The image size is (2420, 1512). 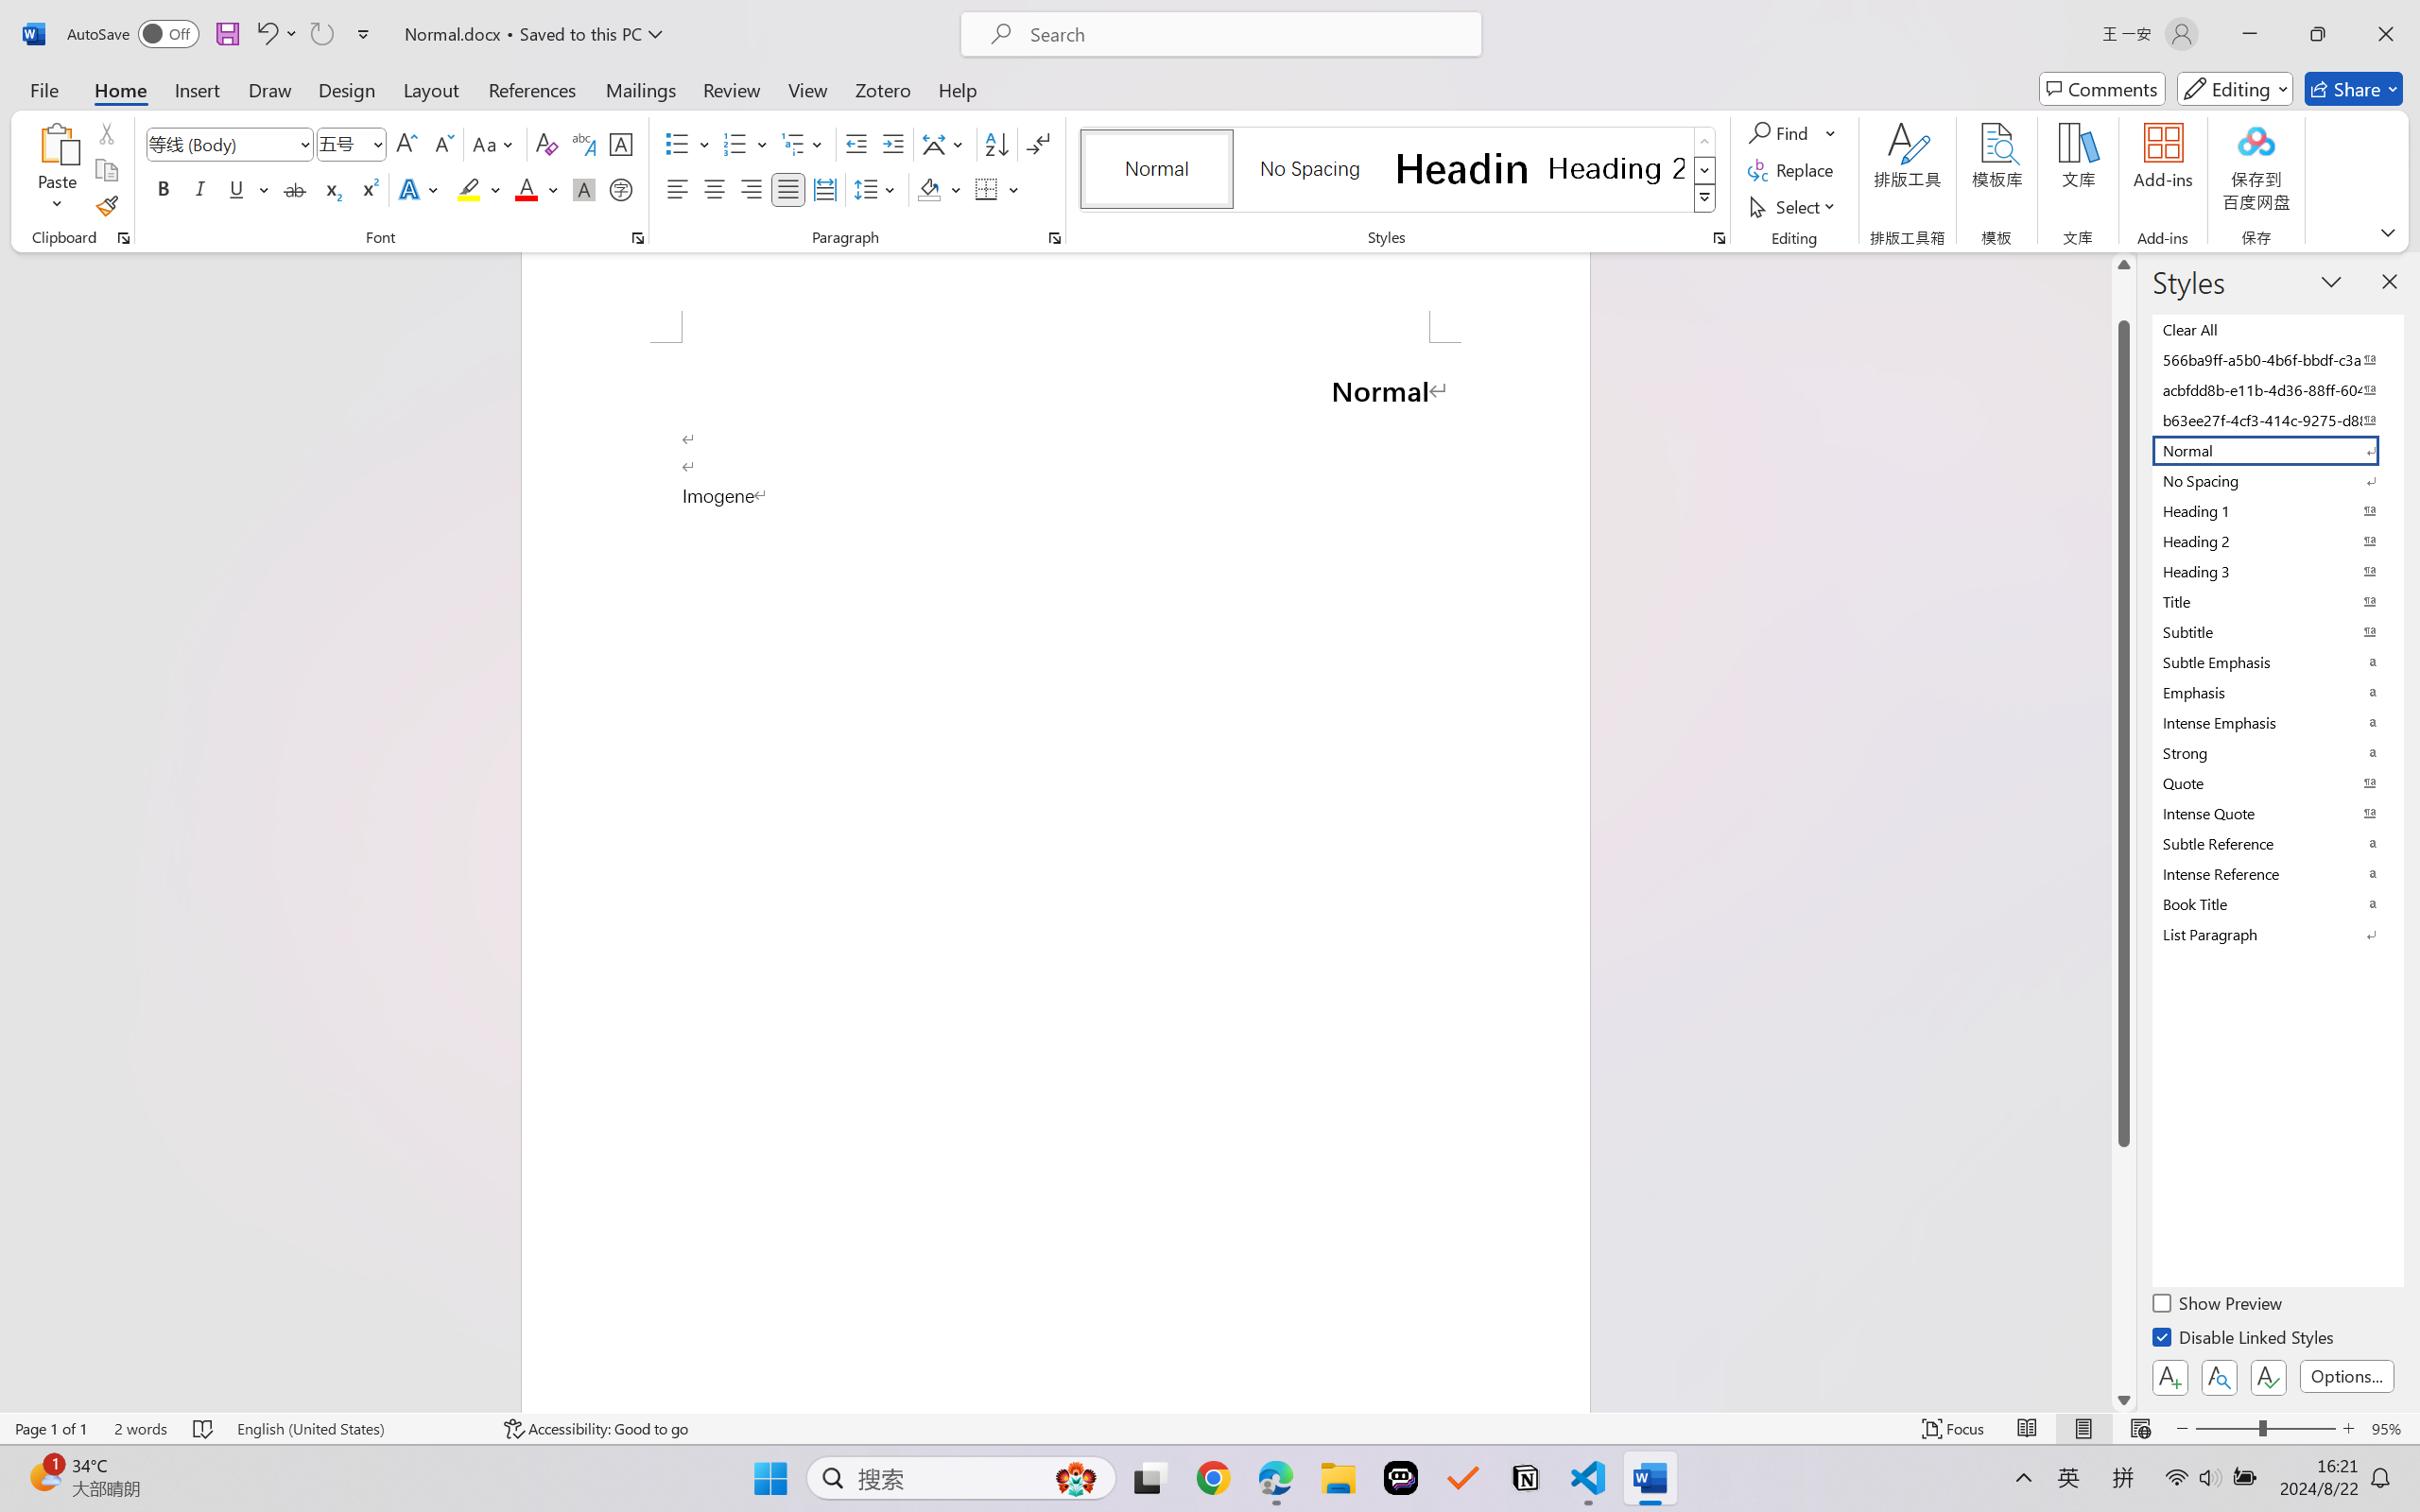 What do you see at coordinates (856, 144) in the screenshot?
I see `'Decrease Indent'` at bounding box center [856, 144].